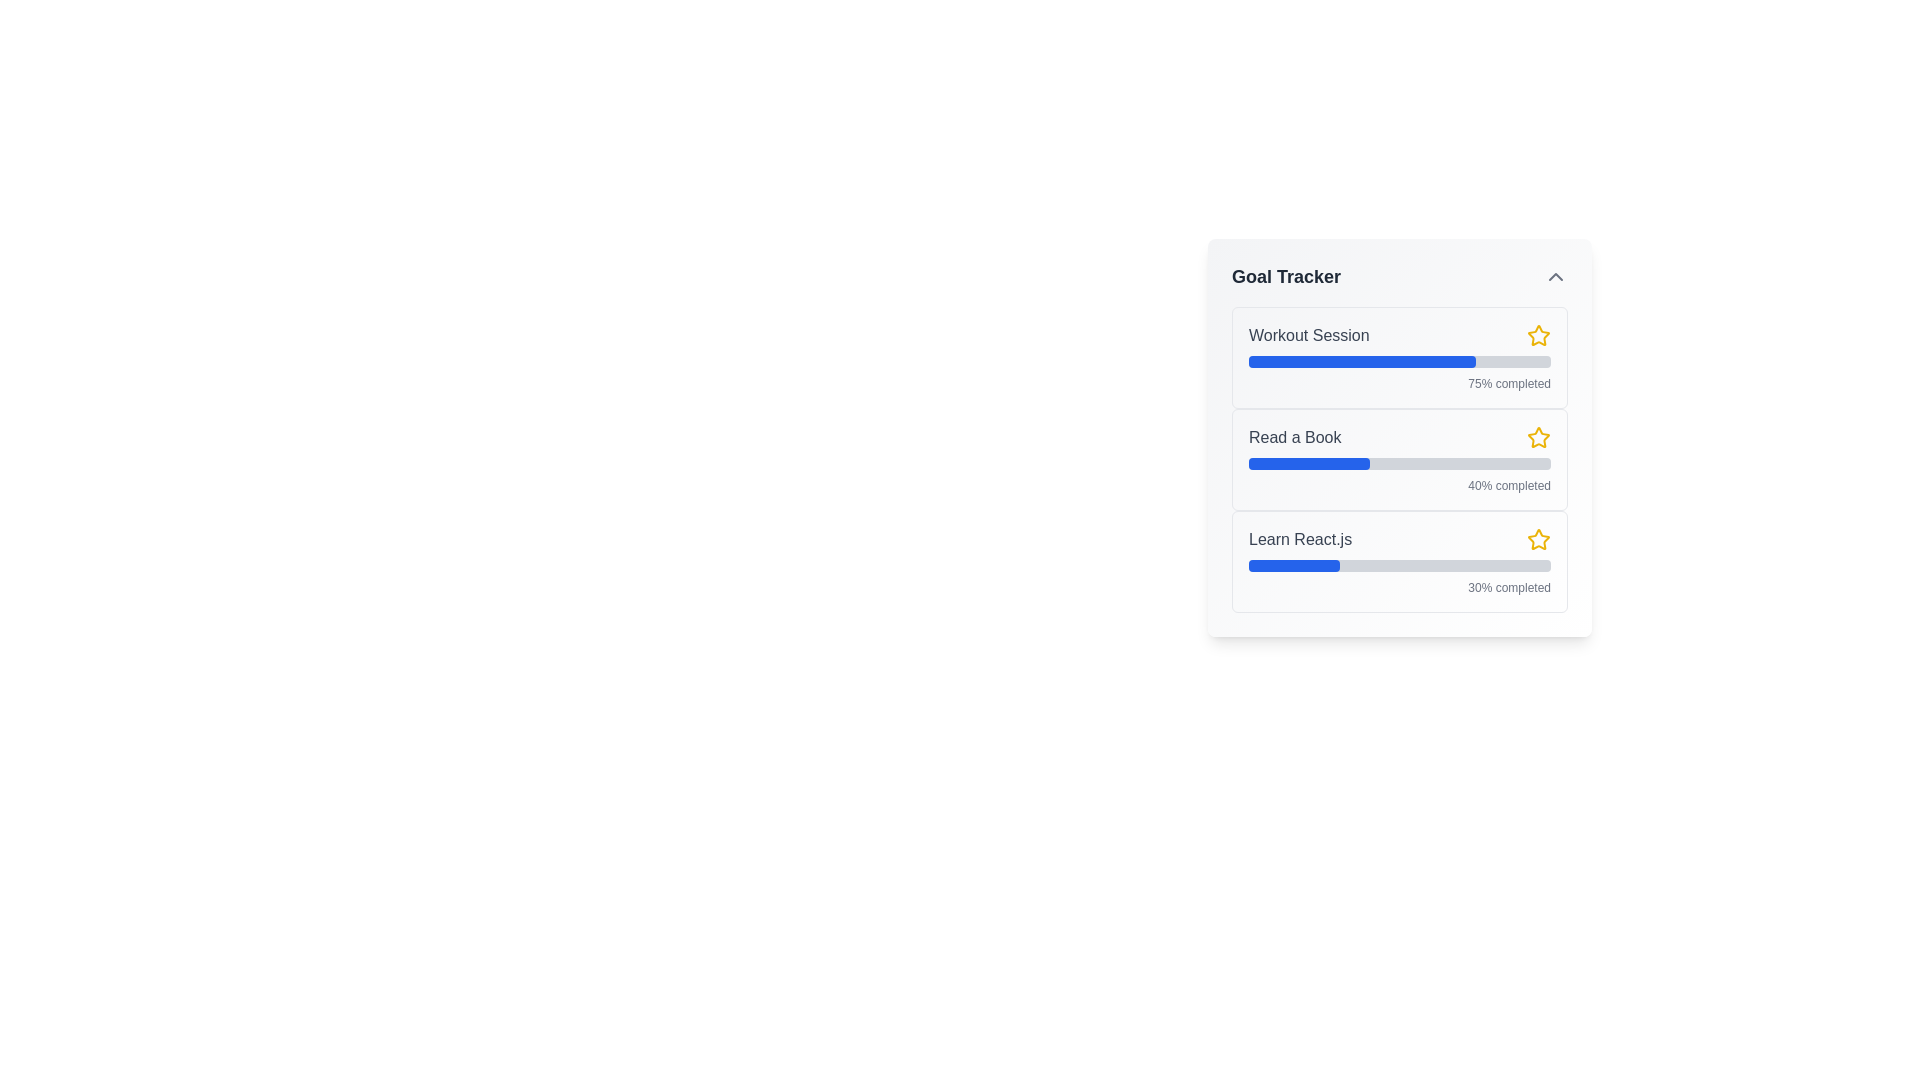 The height and width of the screenshot is (1080, 1920). I want to click on text content of the 'Learn React.js' label, which is styled with medium-weight typography and a gray color, located within the 'Goal Tracker' section, so click(1300, 540).